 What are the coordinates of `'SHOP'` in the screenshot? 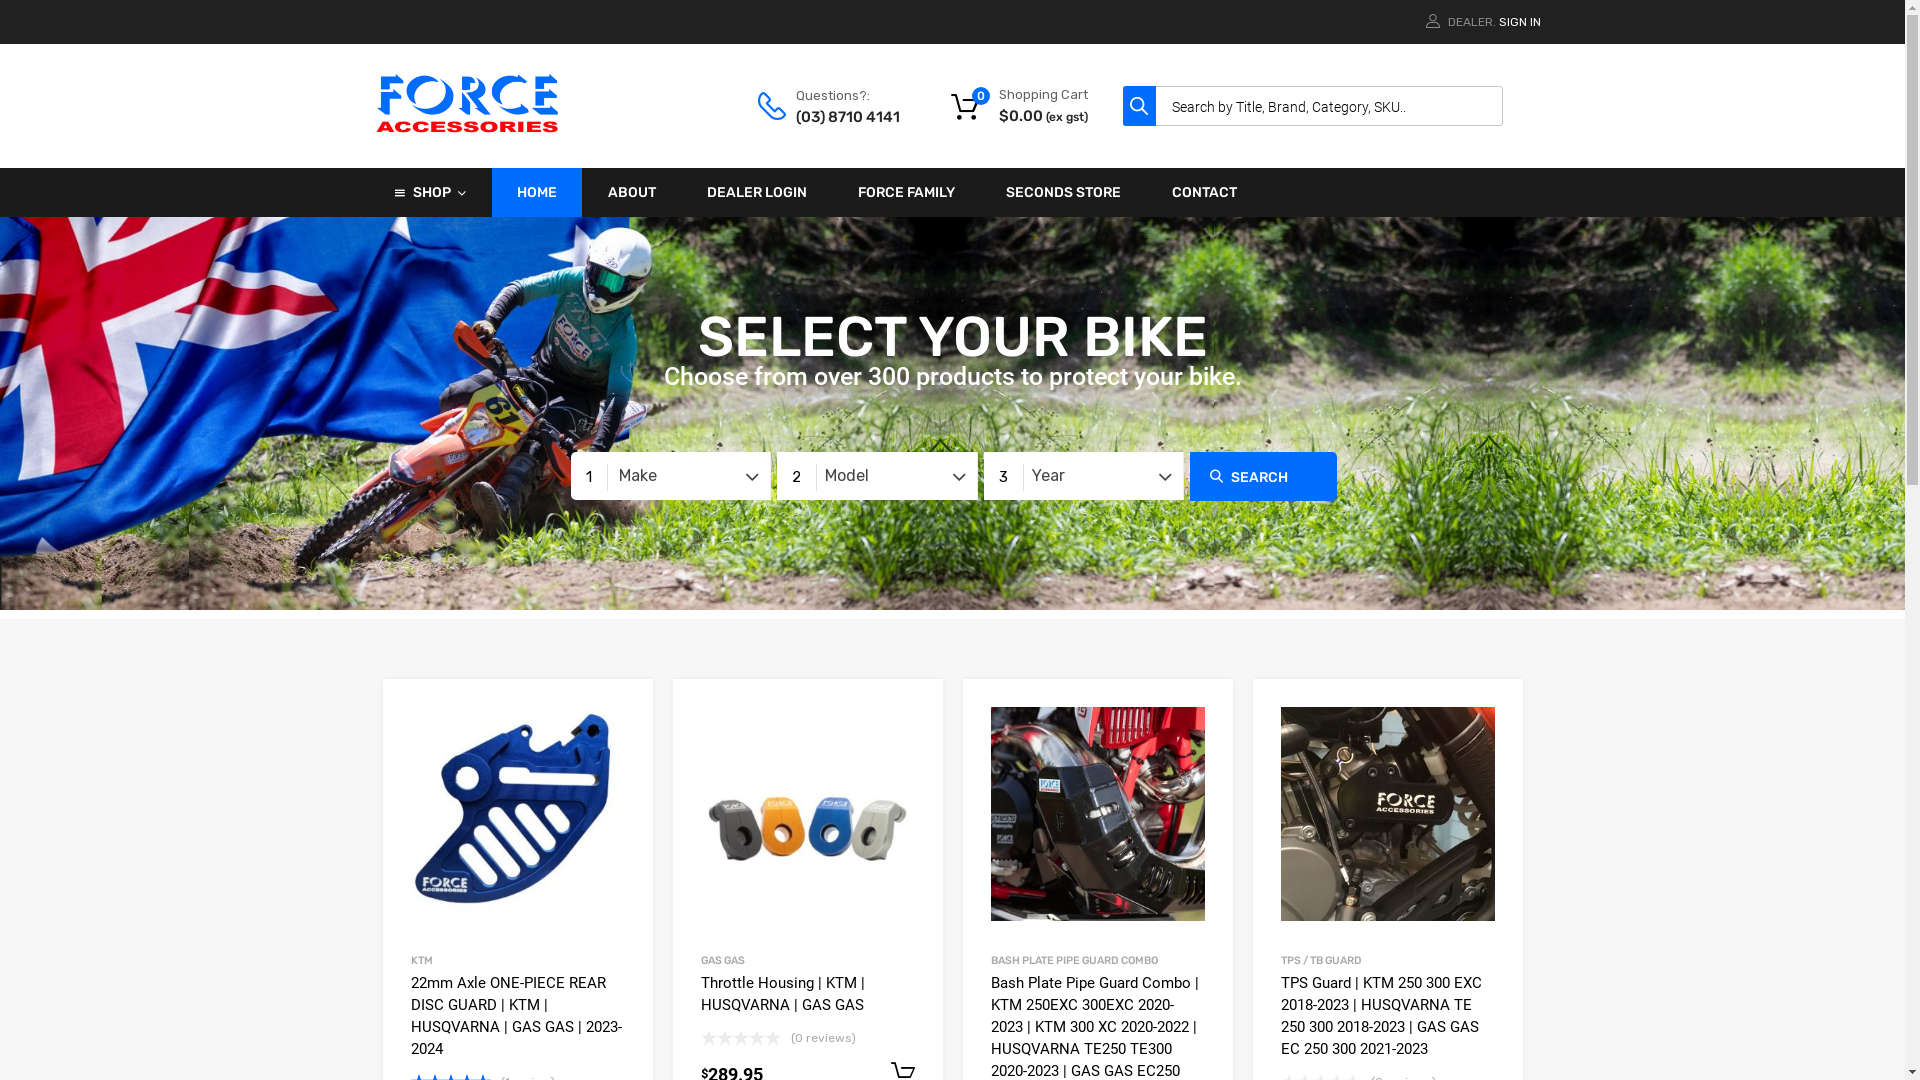 It's located at (429, 192).